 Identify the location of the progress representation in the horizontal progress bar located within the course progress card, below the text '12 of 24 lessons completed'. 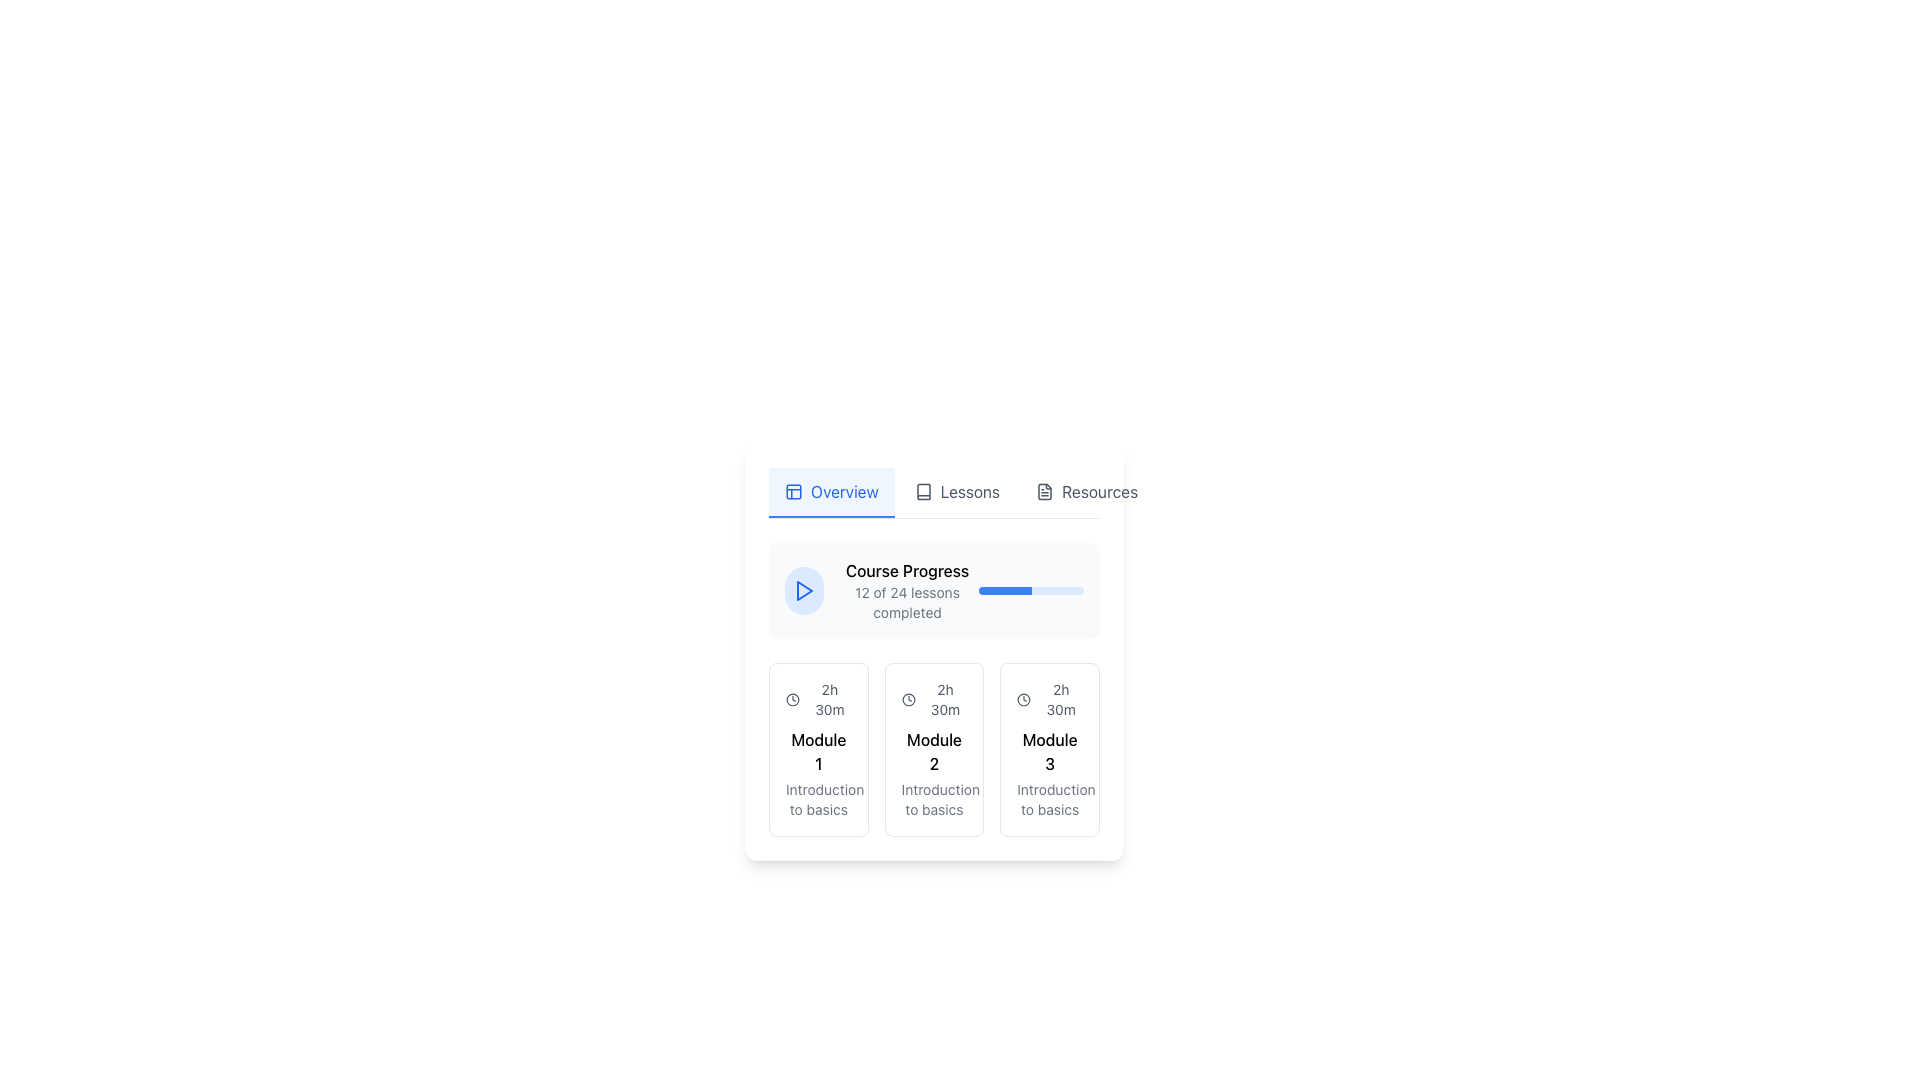
(1031, 589).